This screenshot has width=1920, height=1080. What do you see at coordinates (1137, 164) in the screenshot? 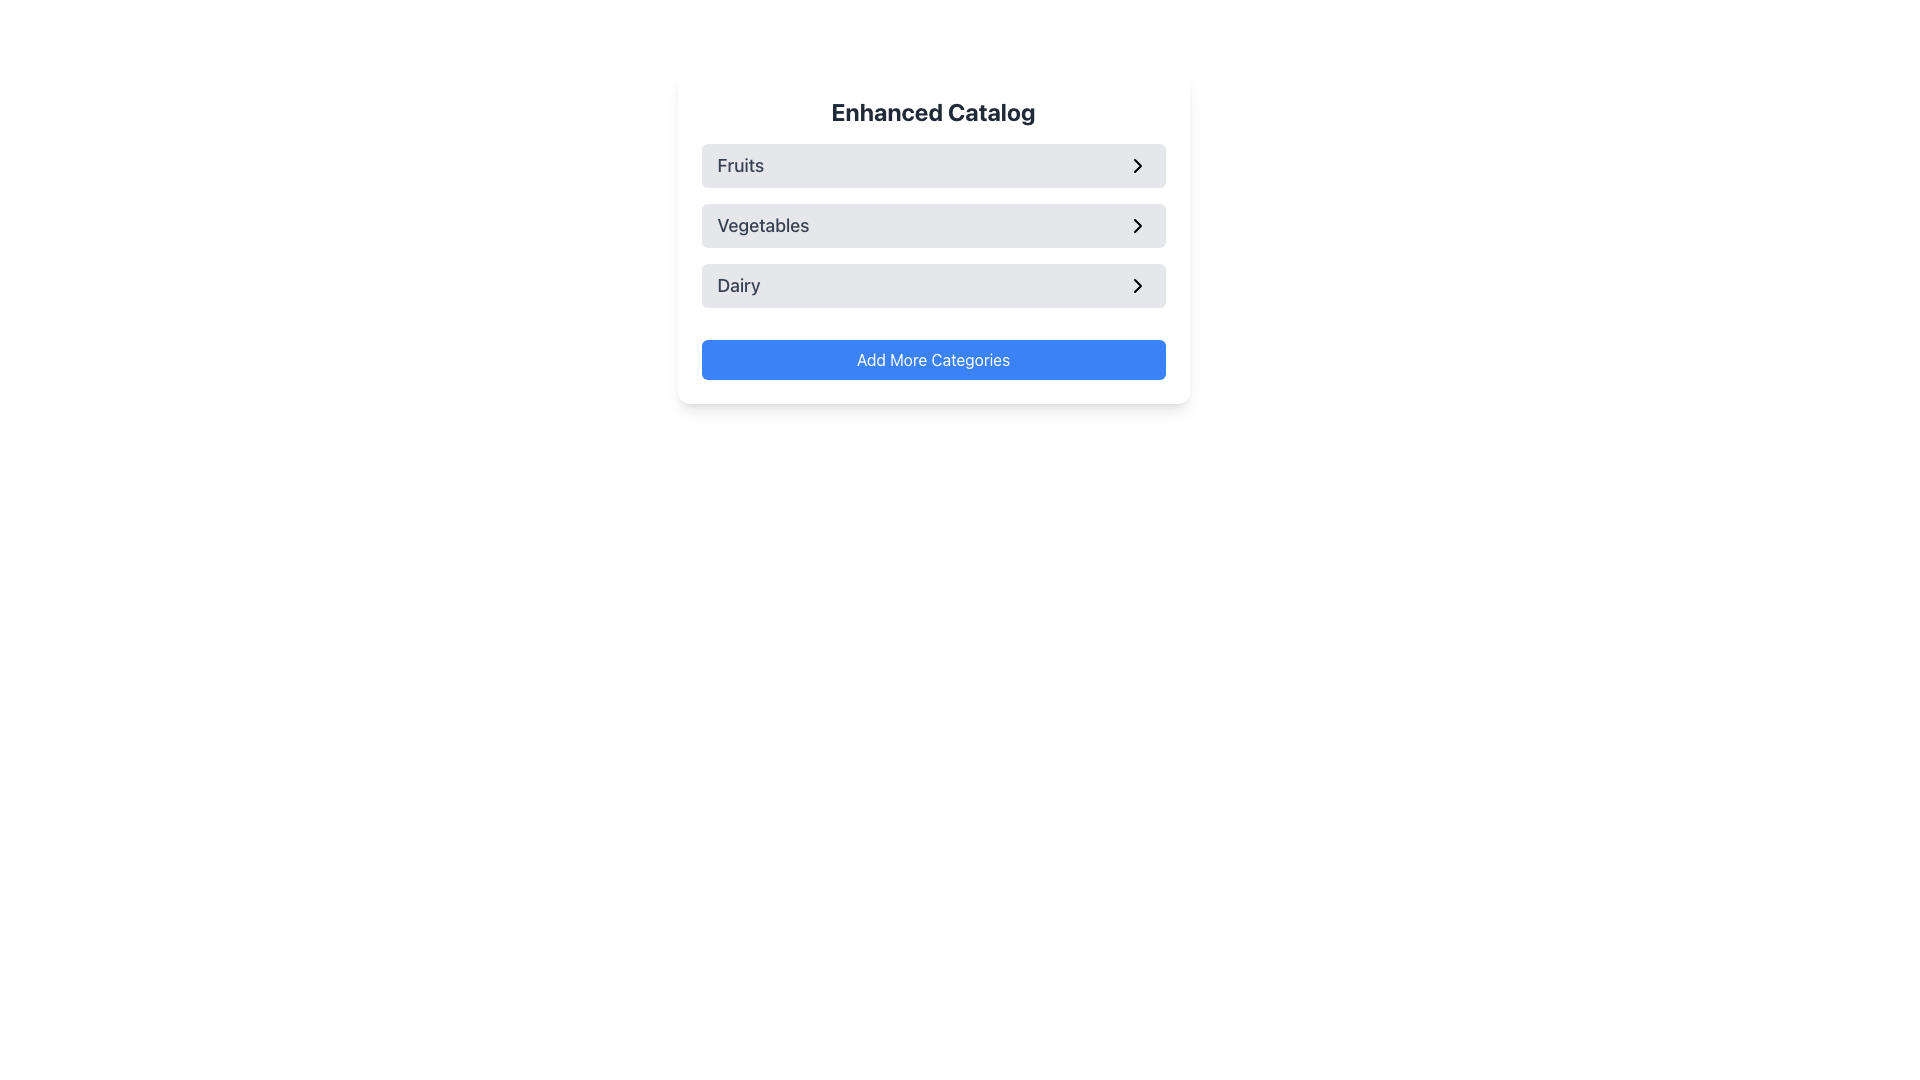
I see `the chevron navigation indicator at the right side of the 'Fruits' list item` at bounding box center [1137, 164].